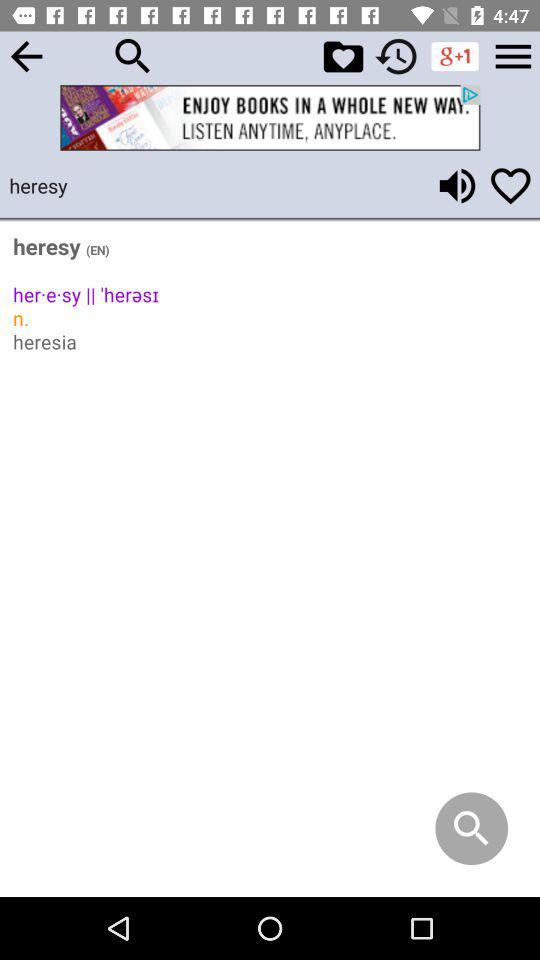 The image size is (540, 960). I want to click on hear word pronunciation, so click(457, 185).